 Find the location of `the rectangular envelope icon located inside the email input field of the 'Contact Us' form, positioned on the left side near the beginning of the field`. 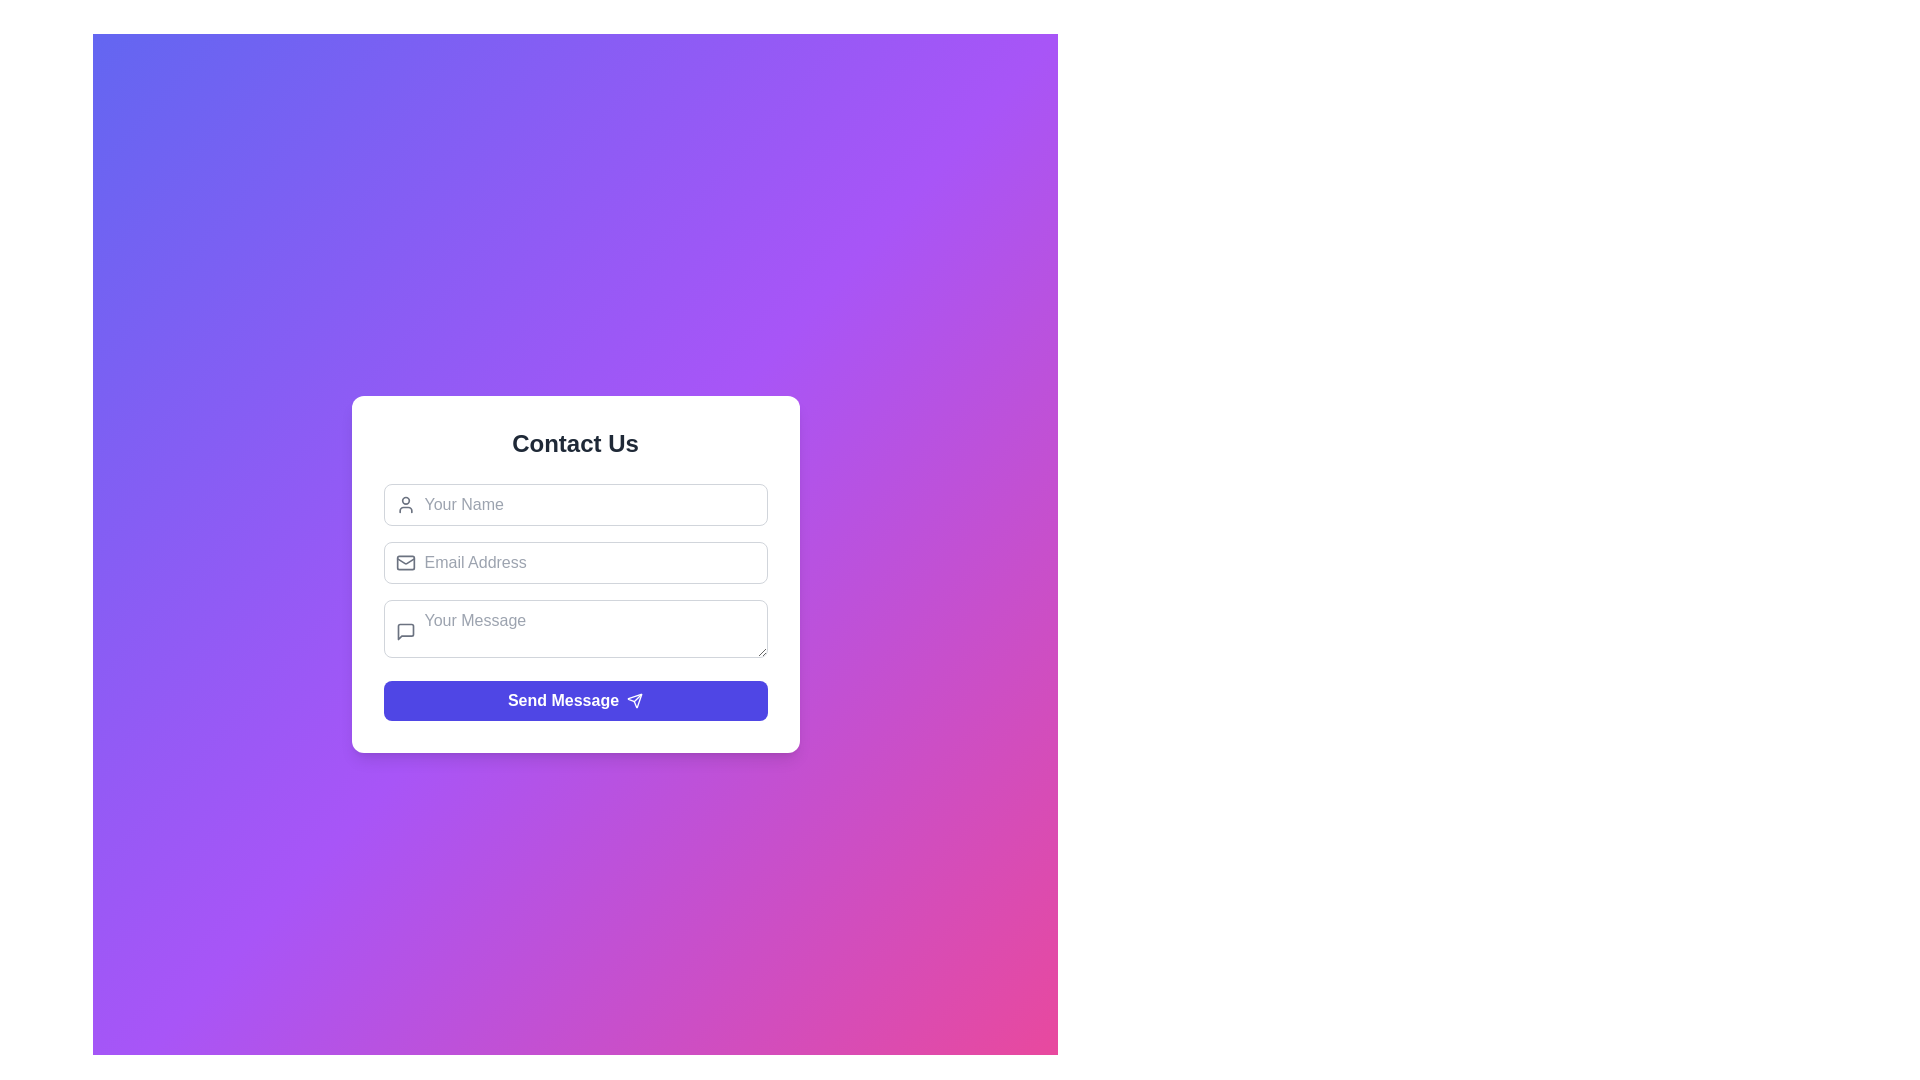

the rectangular envelope icon located inside the email input field of the 'Contact Us' form, positioned on the left side near the beginning of the field is located at coordinates (404, 562).